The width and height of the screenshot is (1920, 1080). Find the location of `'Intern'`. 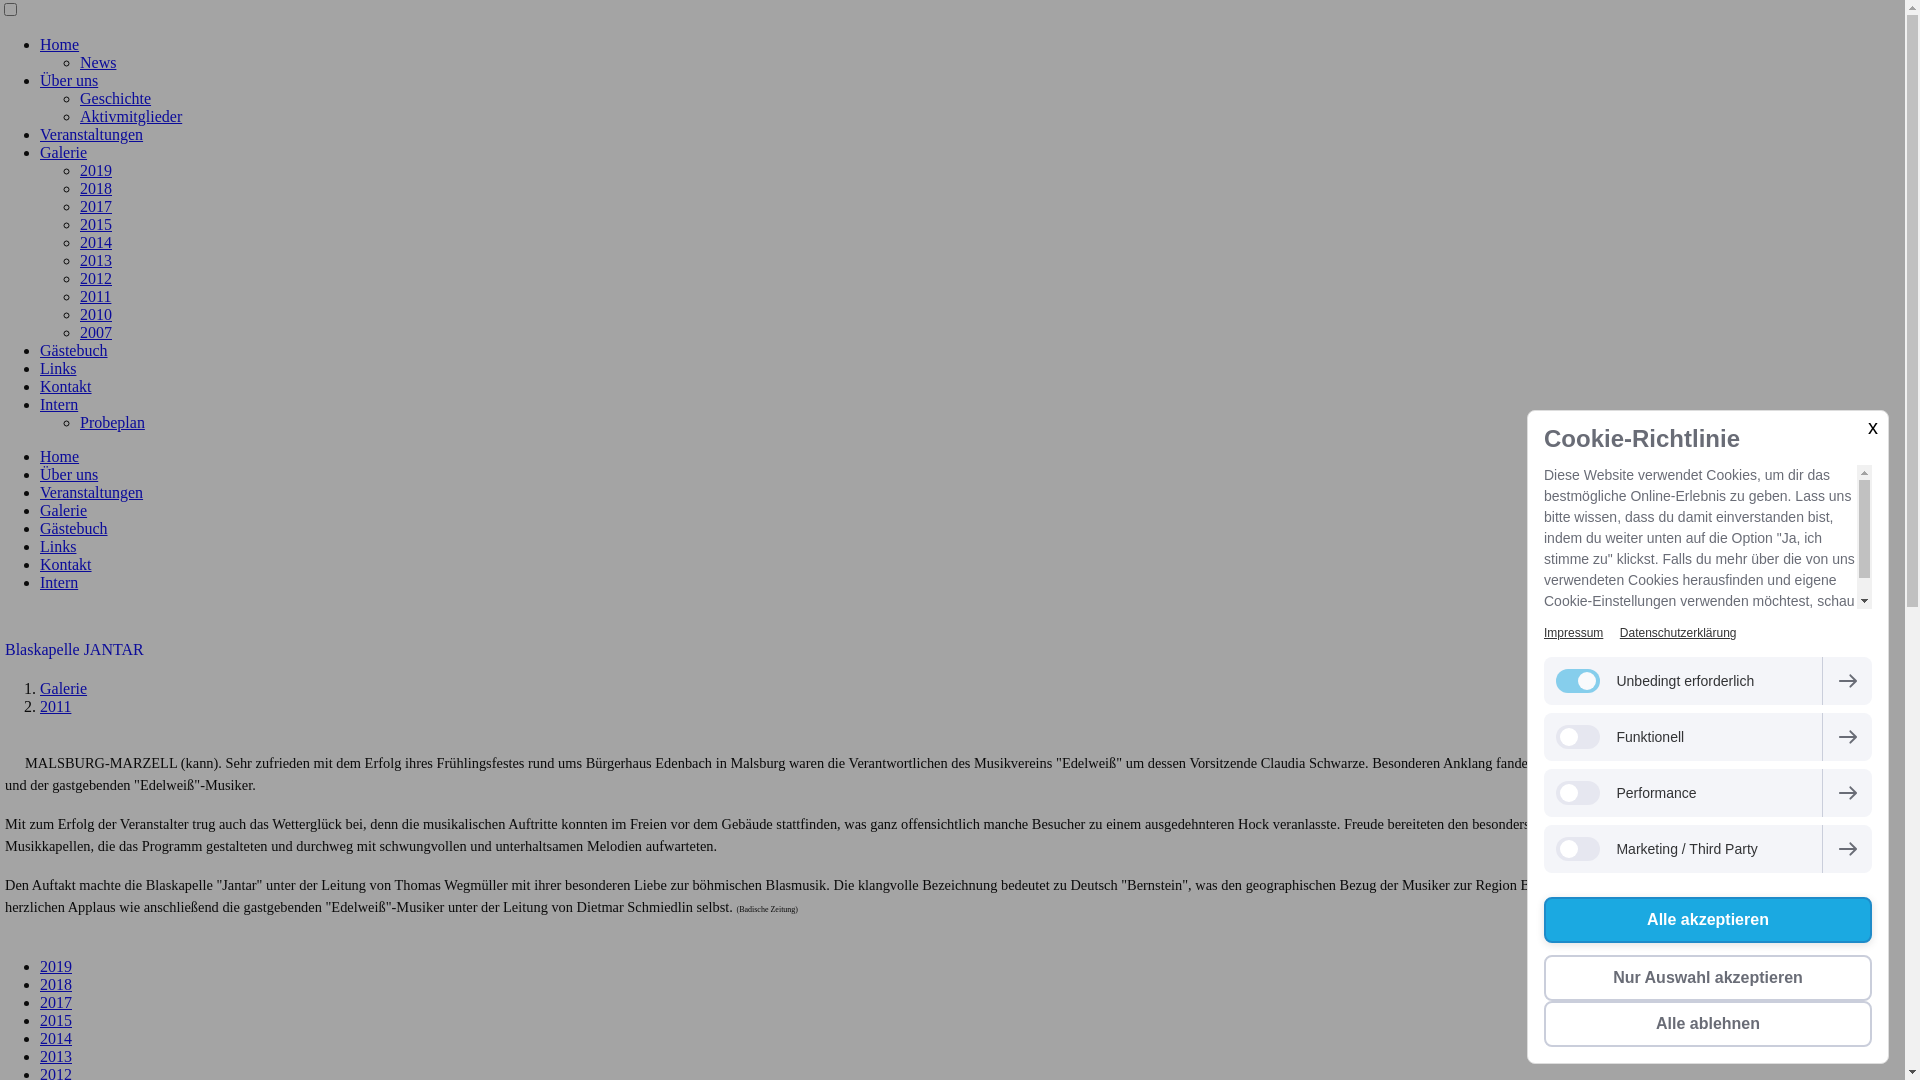

'Intern' is located at coordinates (58, 404).